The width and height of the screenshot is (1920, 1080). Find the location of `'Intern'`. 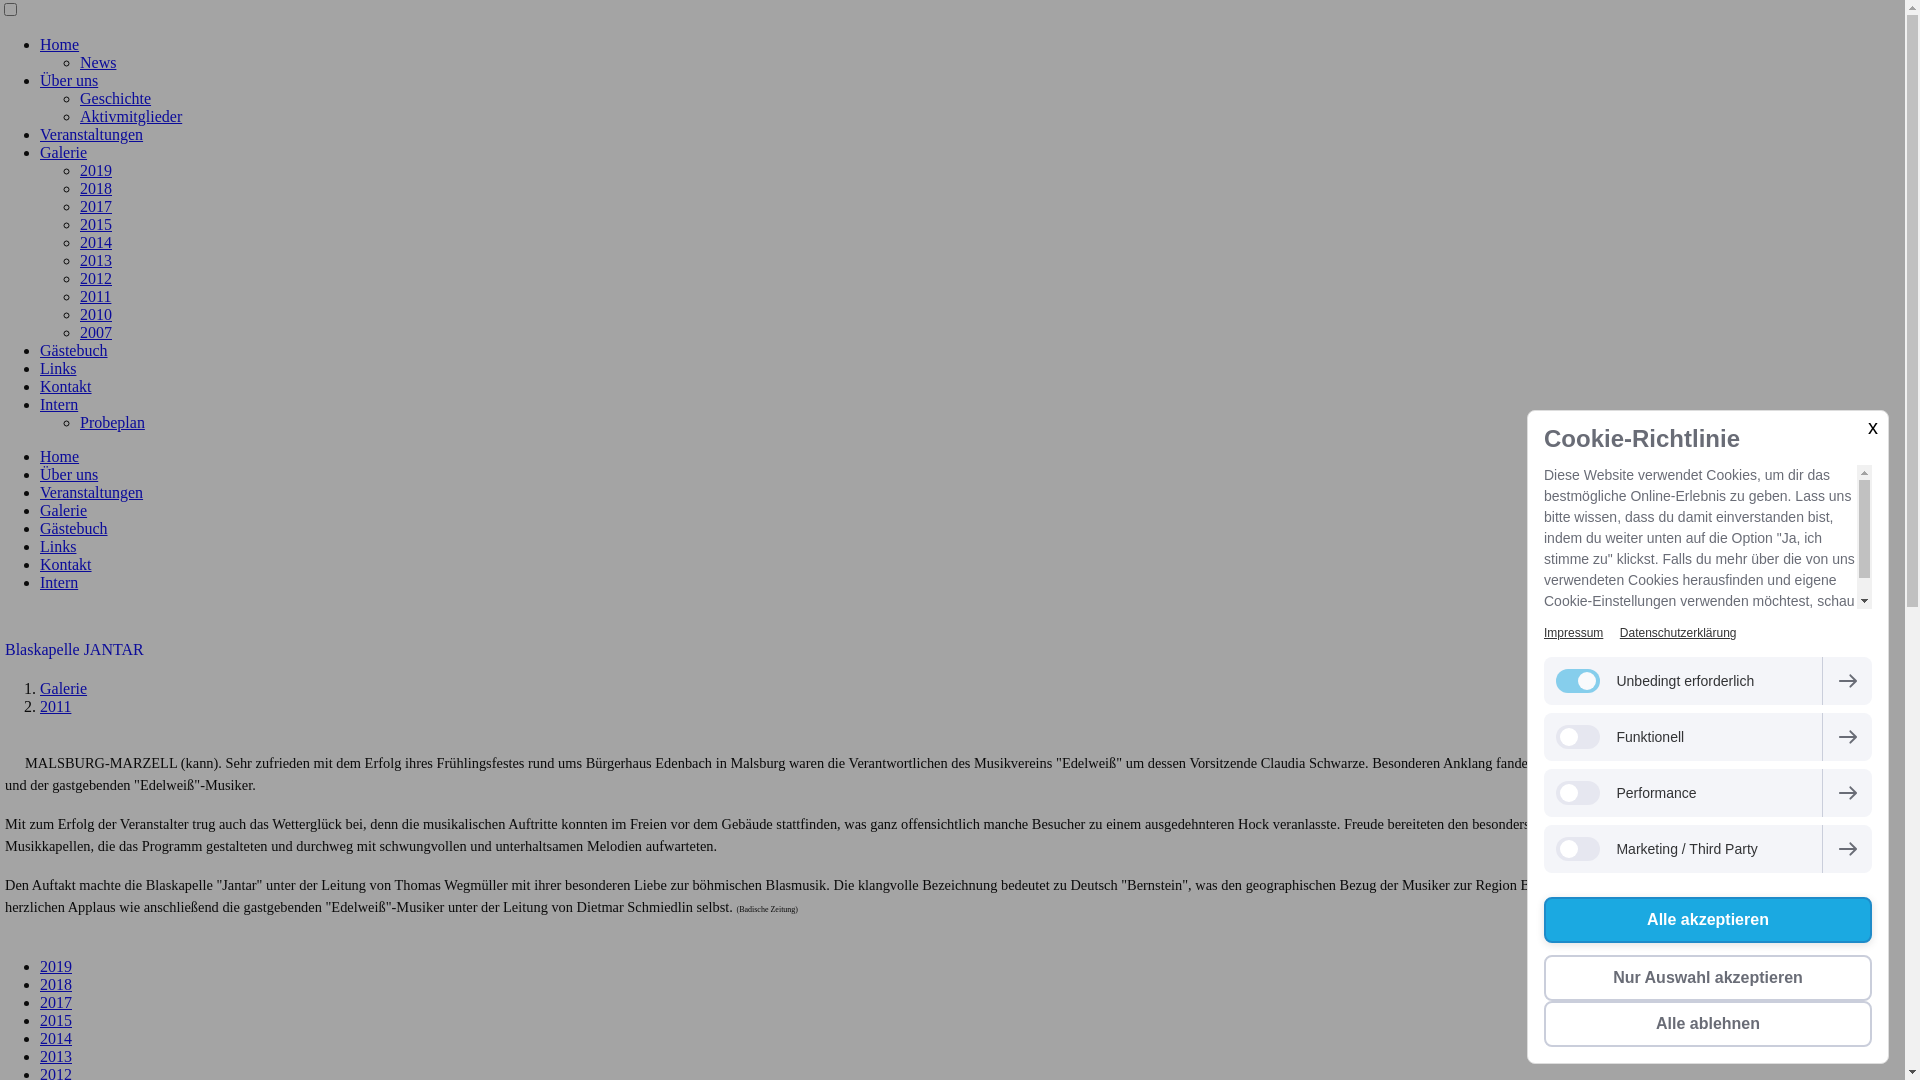

'Intern' is located at coordinates (58, 404).